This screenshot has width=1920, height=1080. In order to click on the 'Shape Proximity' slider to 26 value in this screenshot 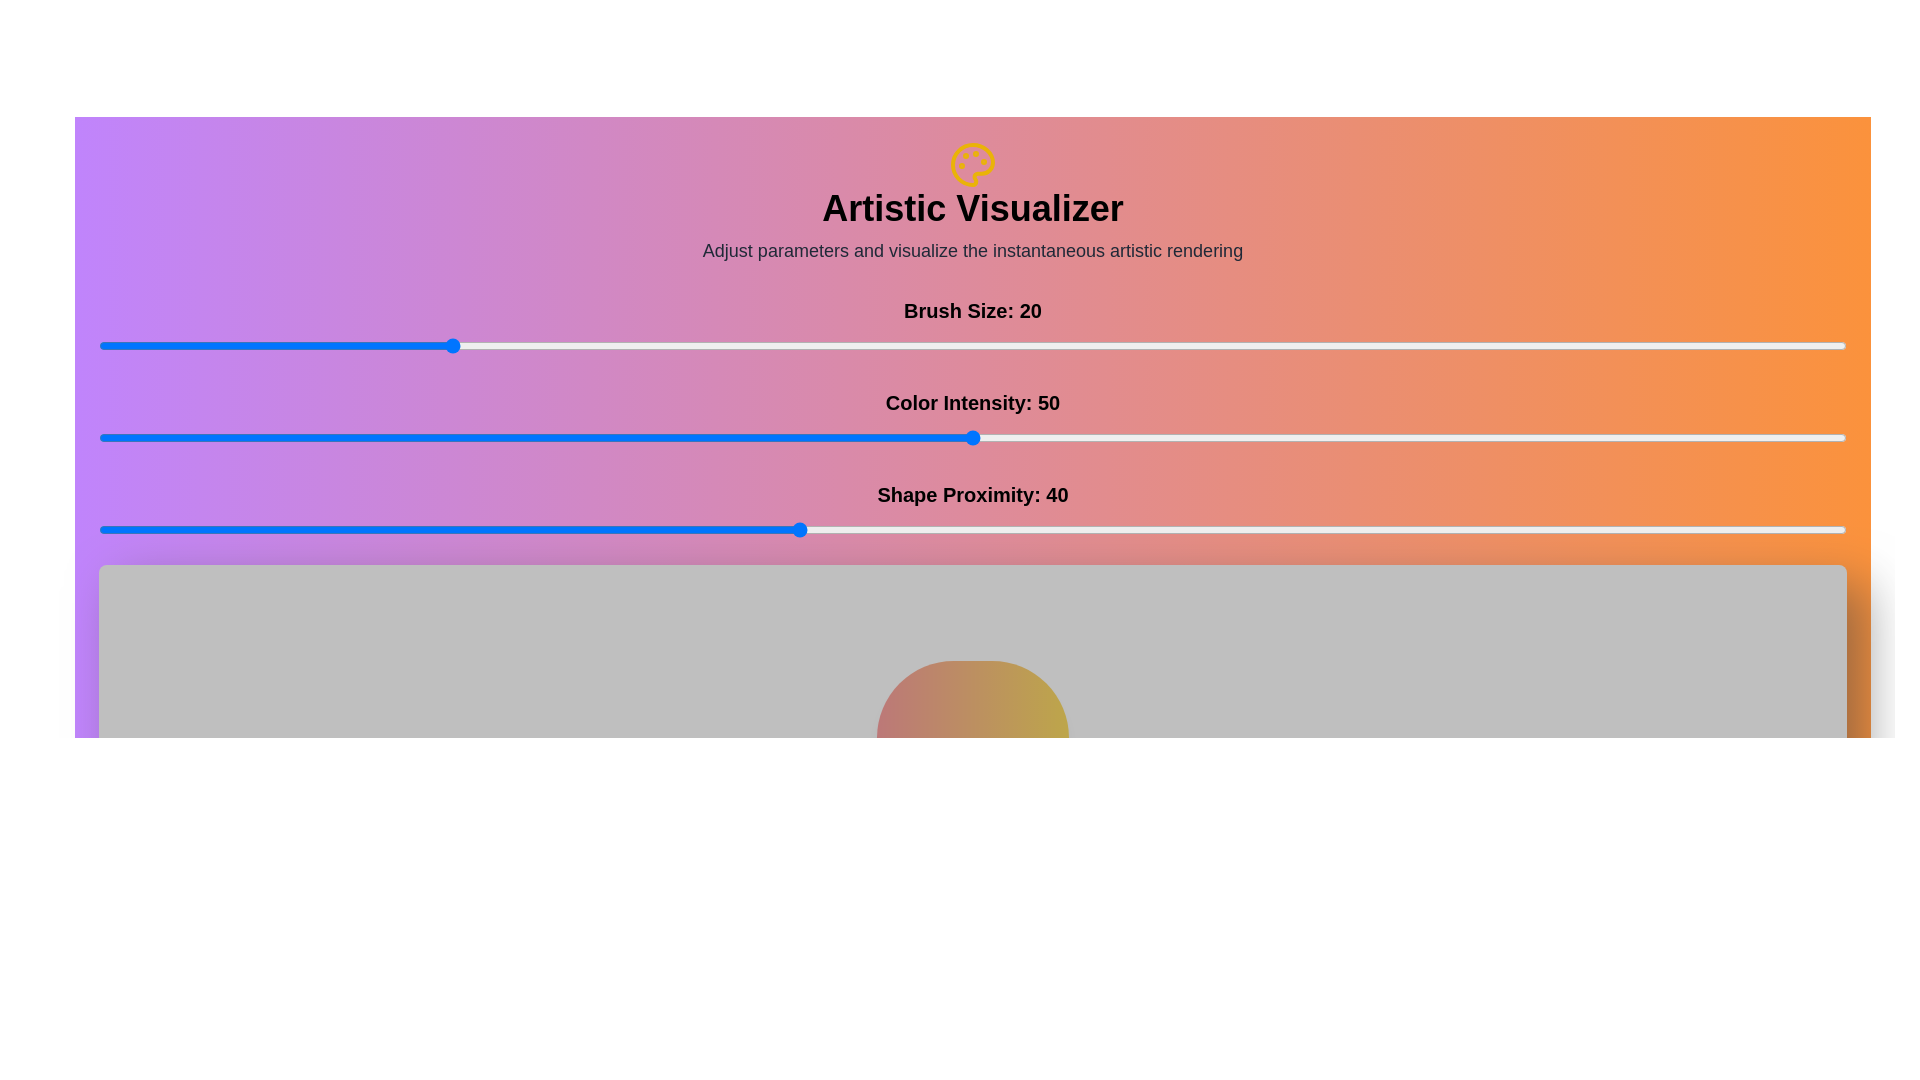, I will do `click(553, 528)`.